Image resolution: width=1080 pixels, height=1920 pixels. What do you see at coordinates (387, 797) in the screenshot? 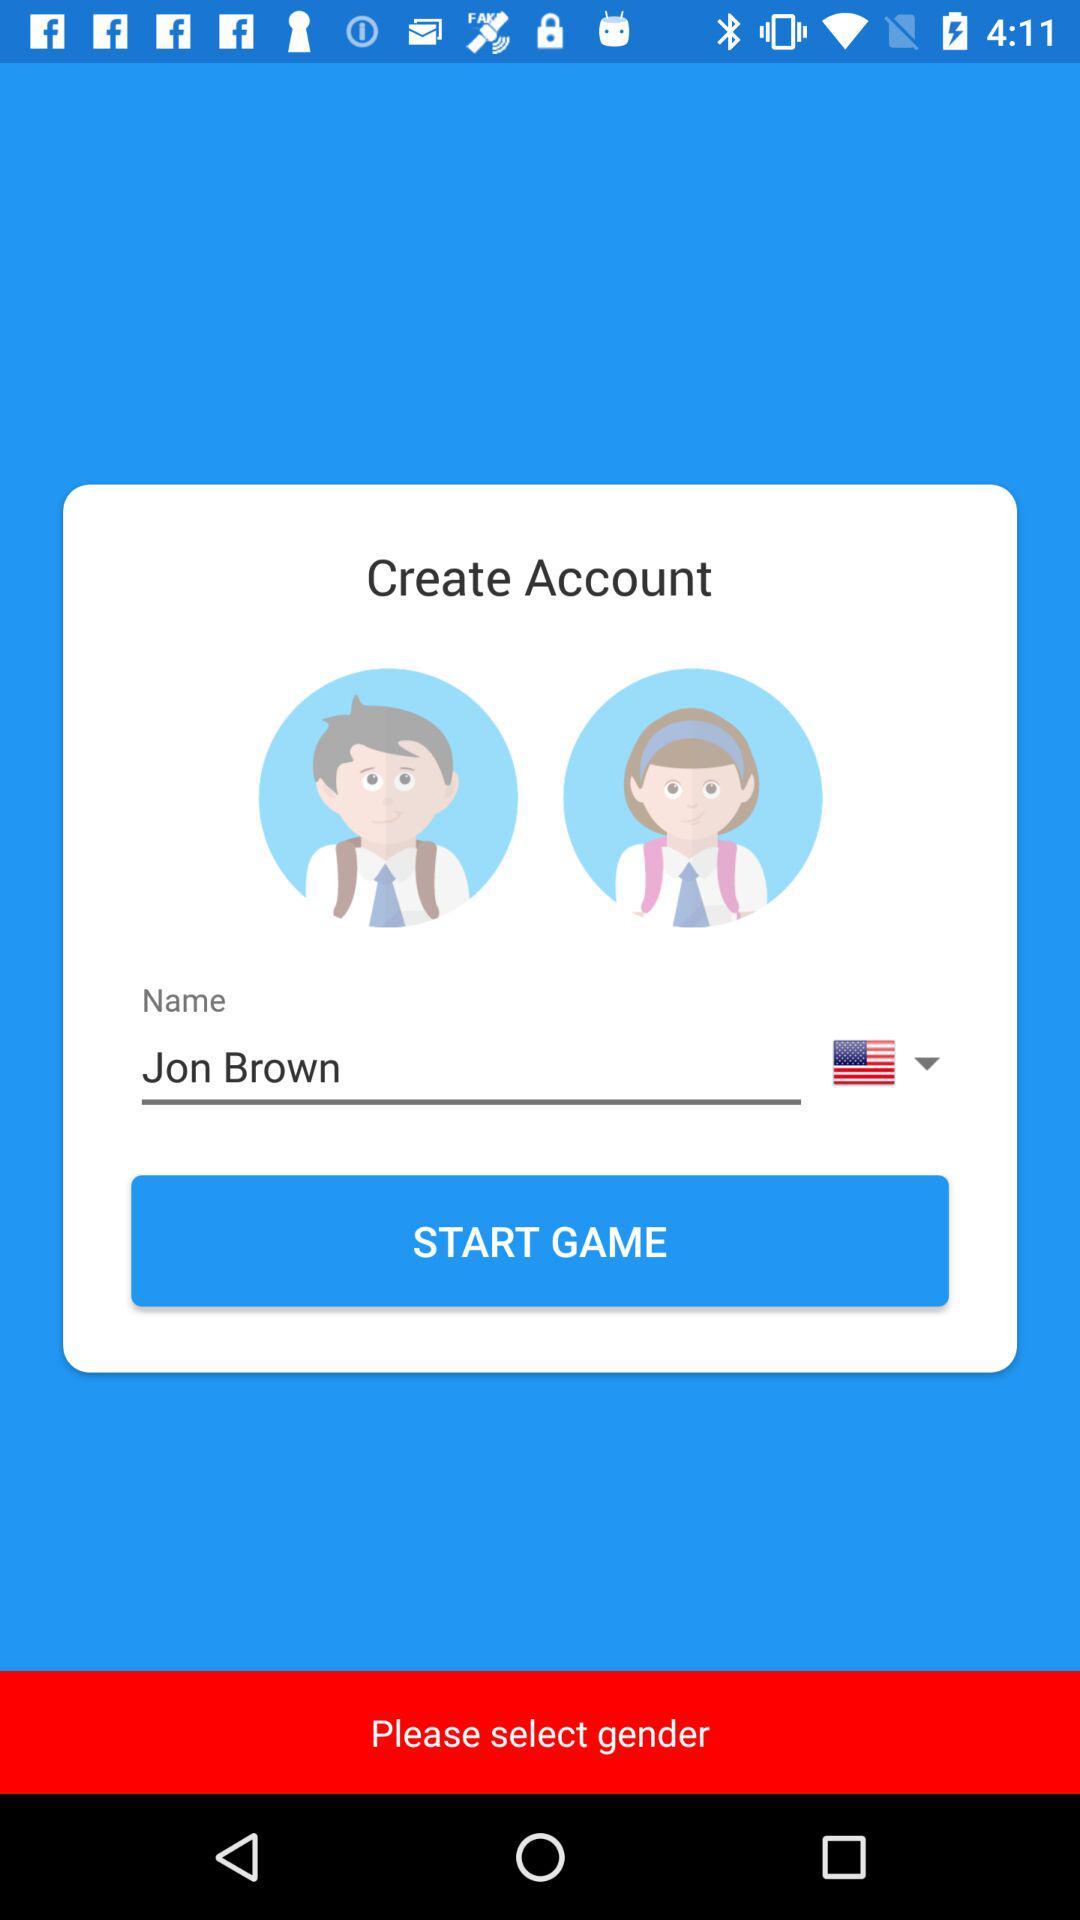
I see `choose male account` at bounding box center [387, 797].